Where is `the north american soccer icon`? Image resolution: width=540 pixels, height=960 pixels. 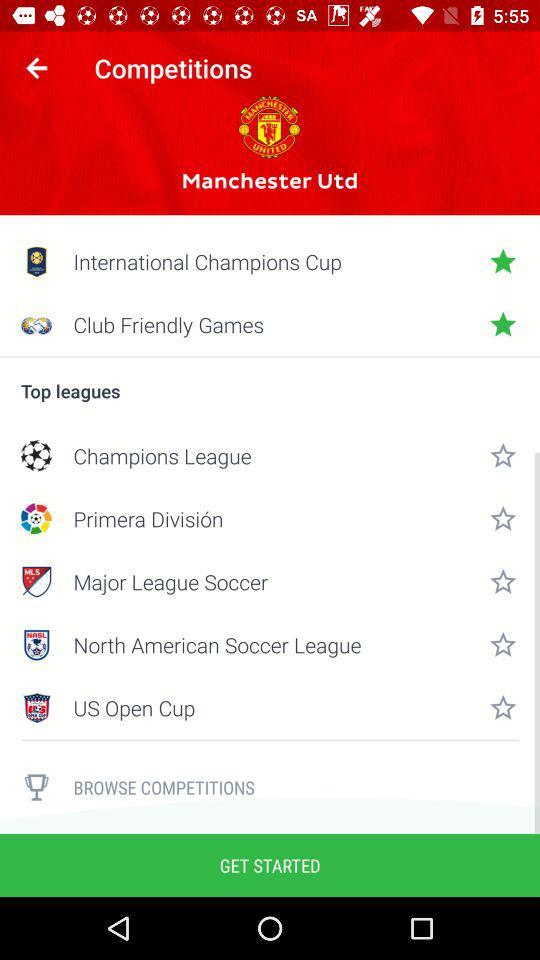
the north american soccer icon is located at coordinates (270, 644).